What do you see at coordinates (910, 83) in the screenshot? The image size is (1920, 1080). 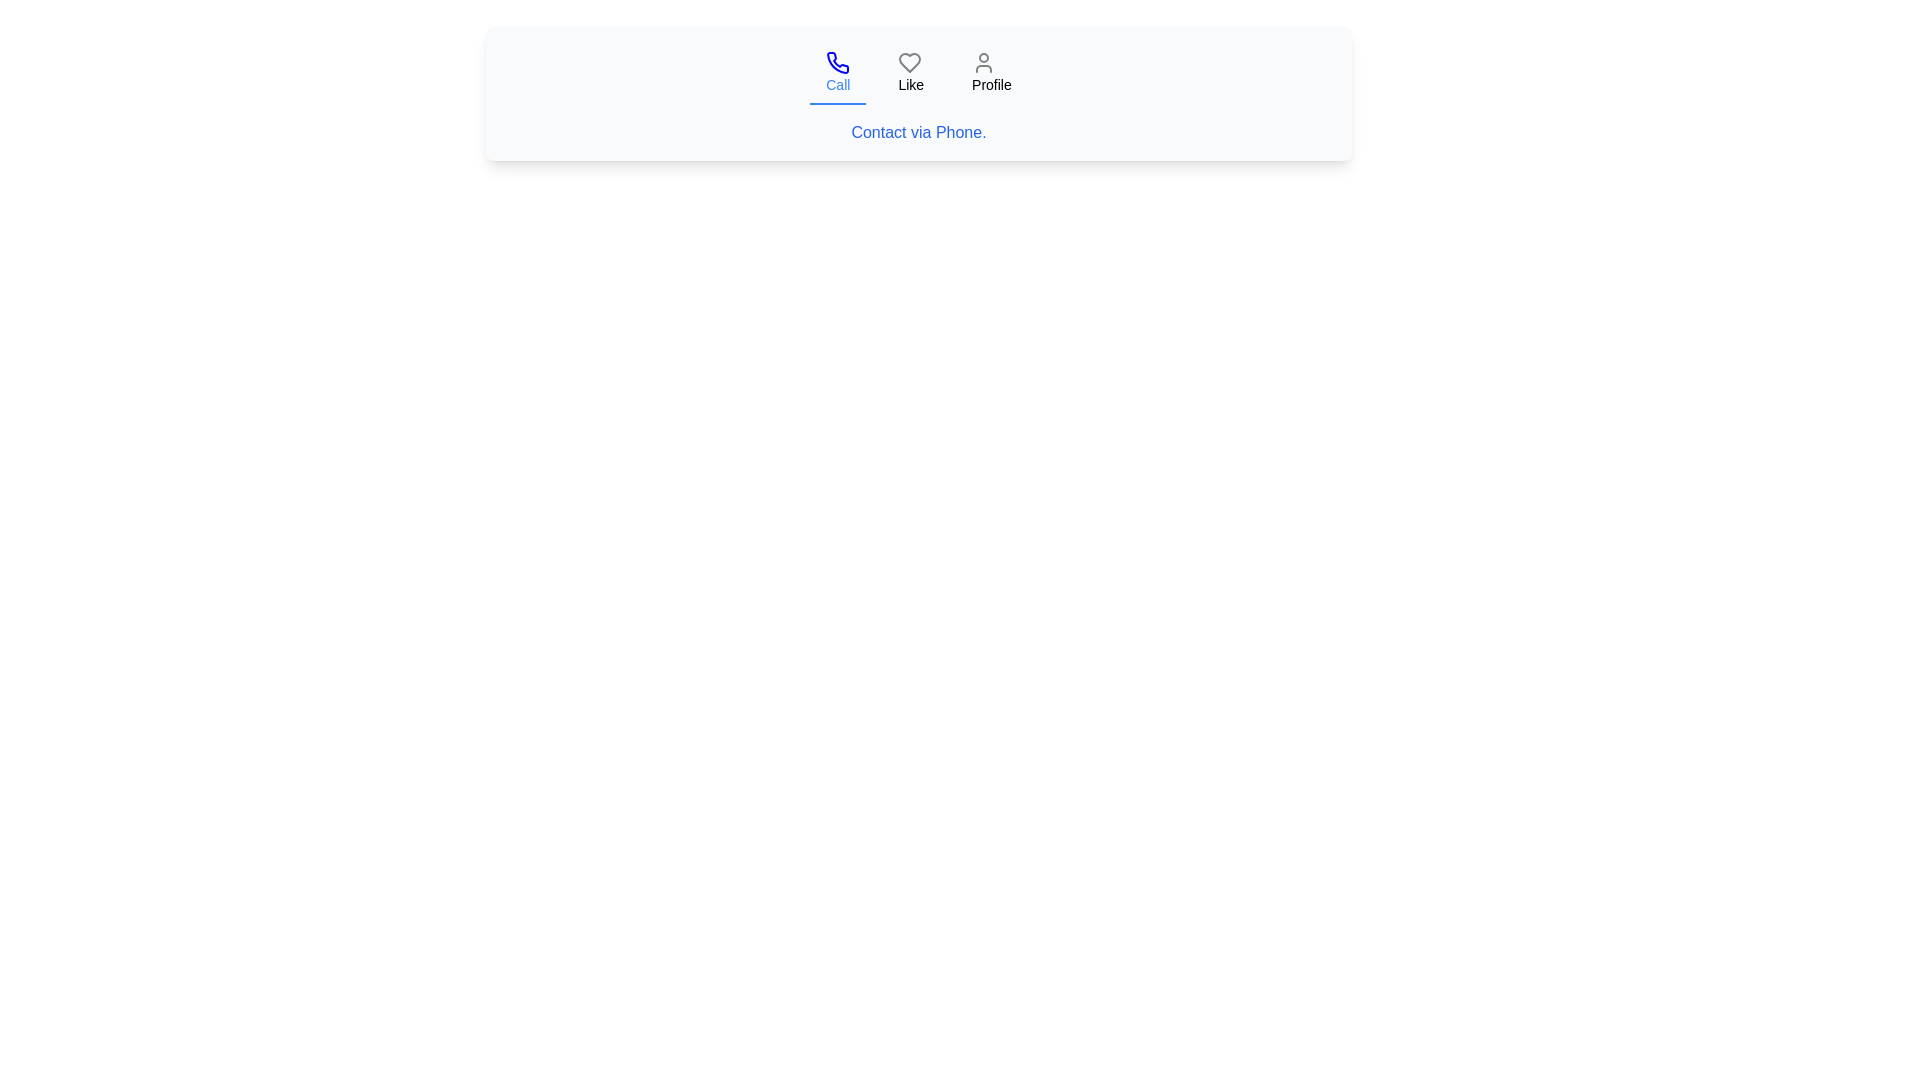 I see `the 'Like' label which is styled with a medium font weight and is positioned below the heart icon in the central button group` at bounding box center [910, 83].